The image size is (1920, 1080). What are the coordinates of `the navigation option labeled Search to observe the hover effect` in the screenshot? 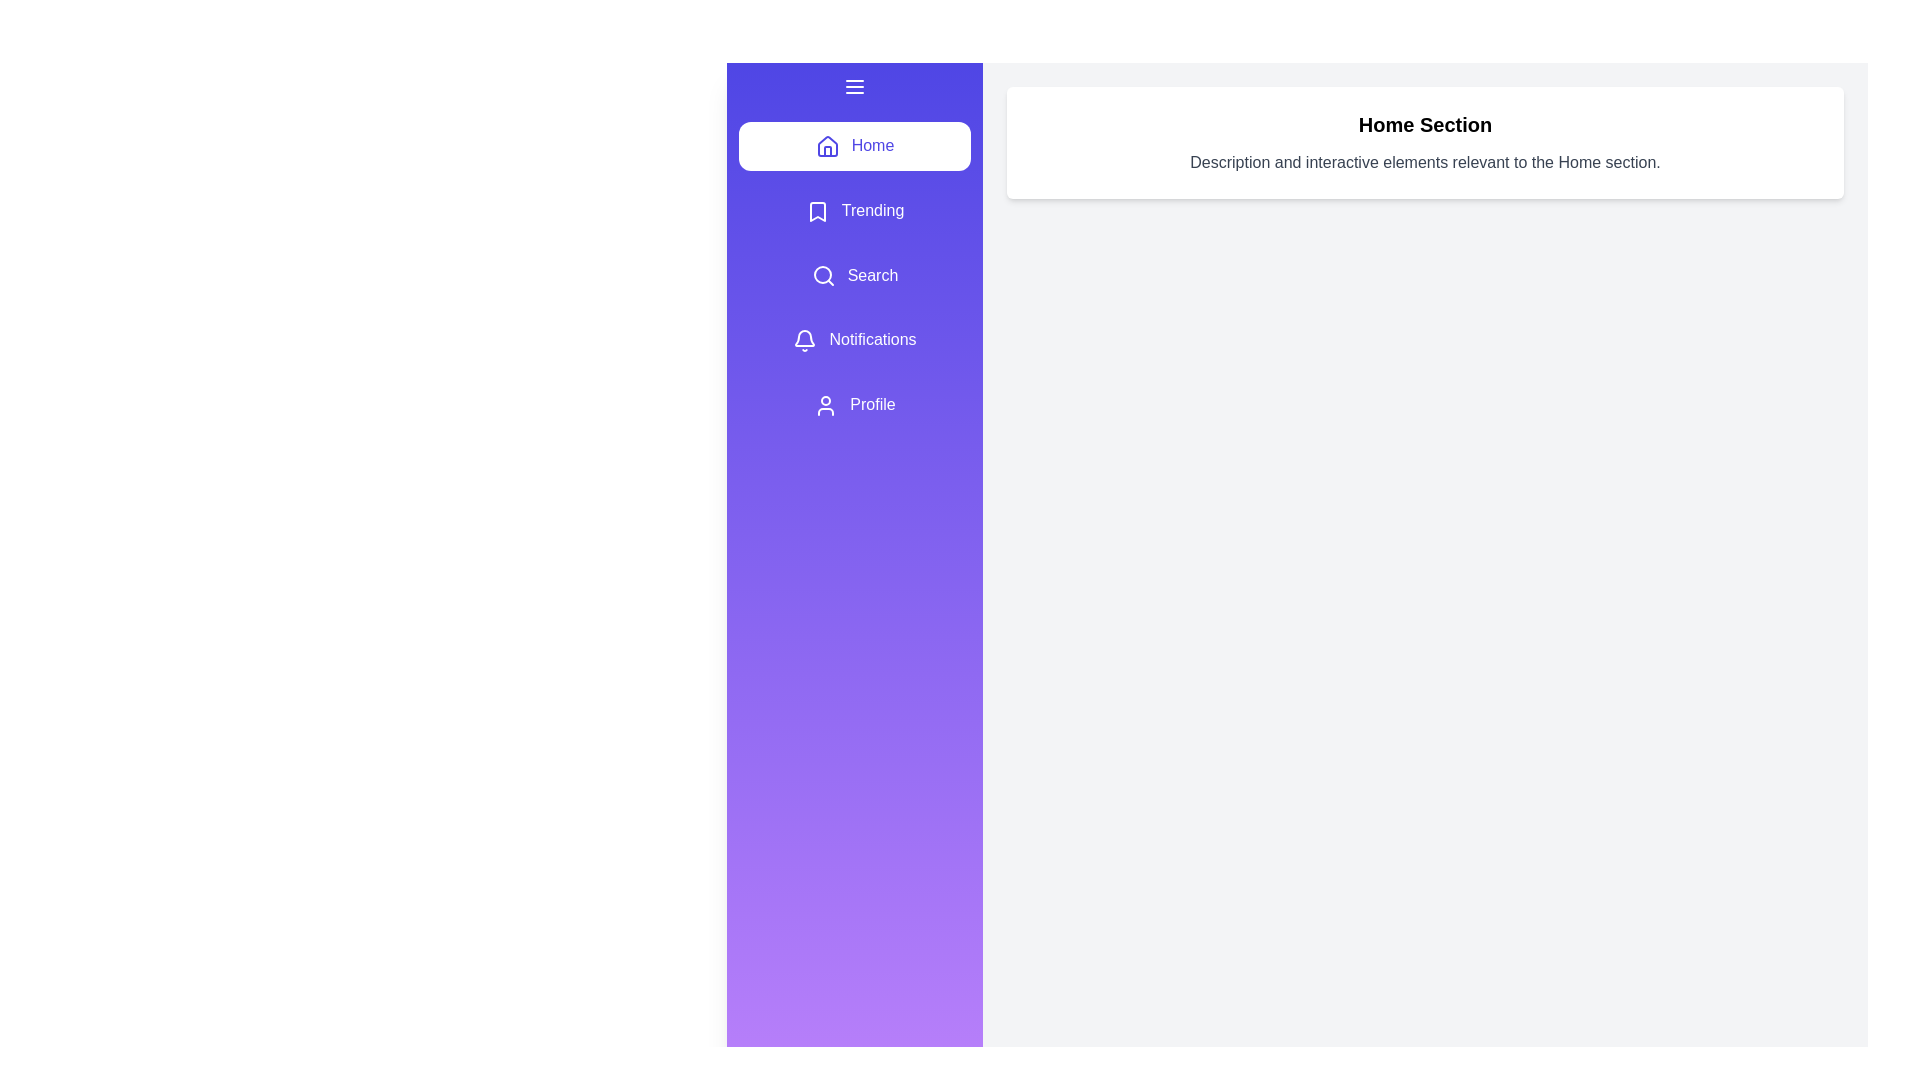 It's located at (854, 276).